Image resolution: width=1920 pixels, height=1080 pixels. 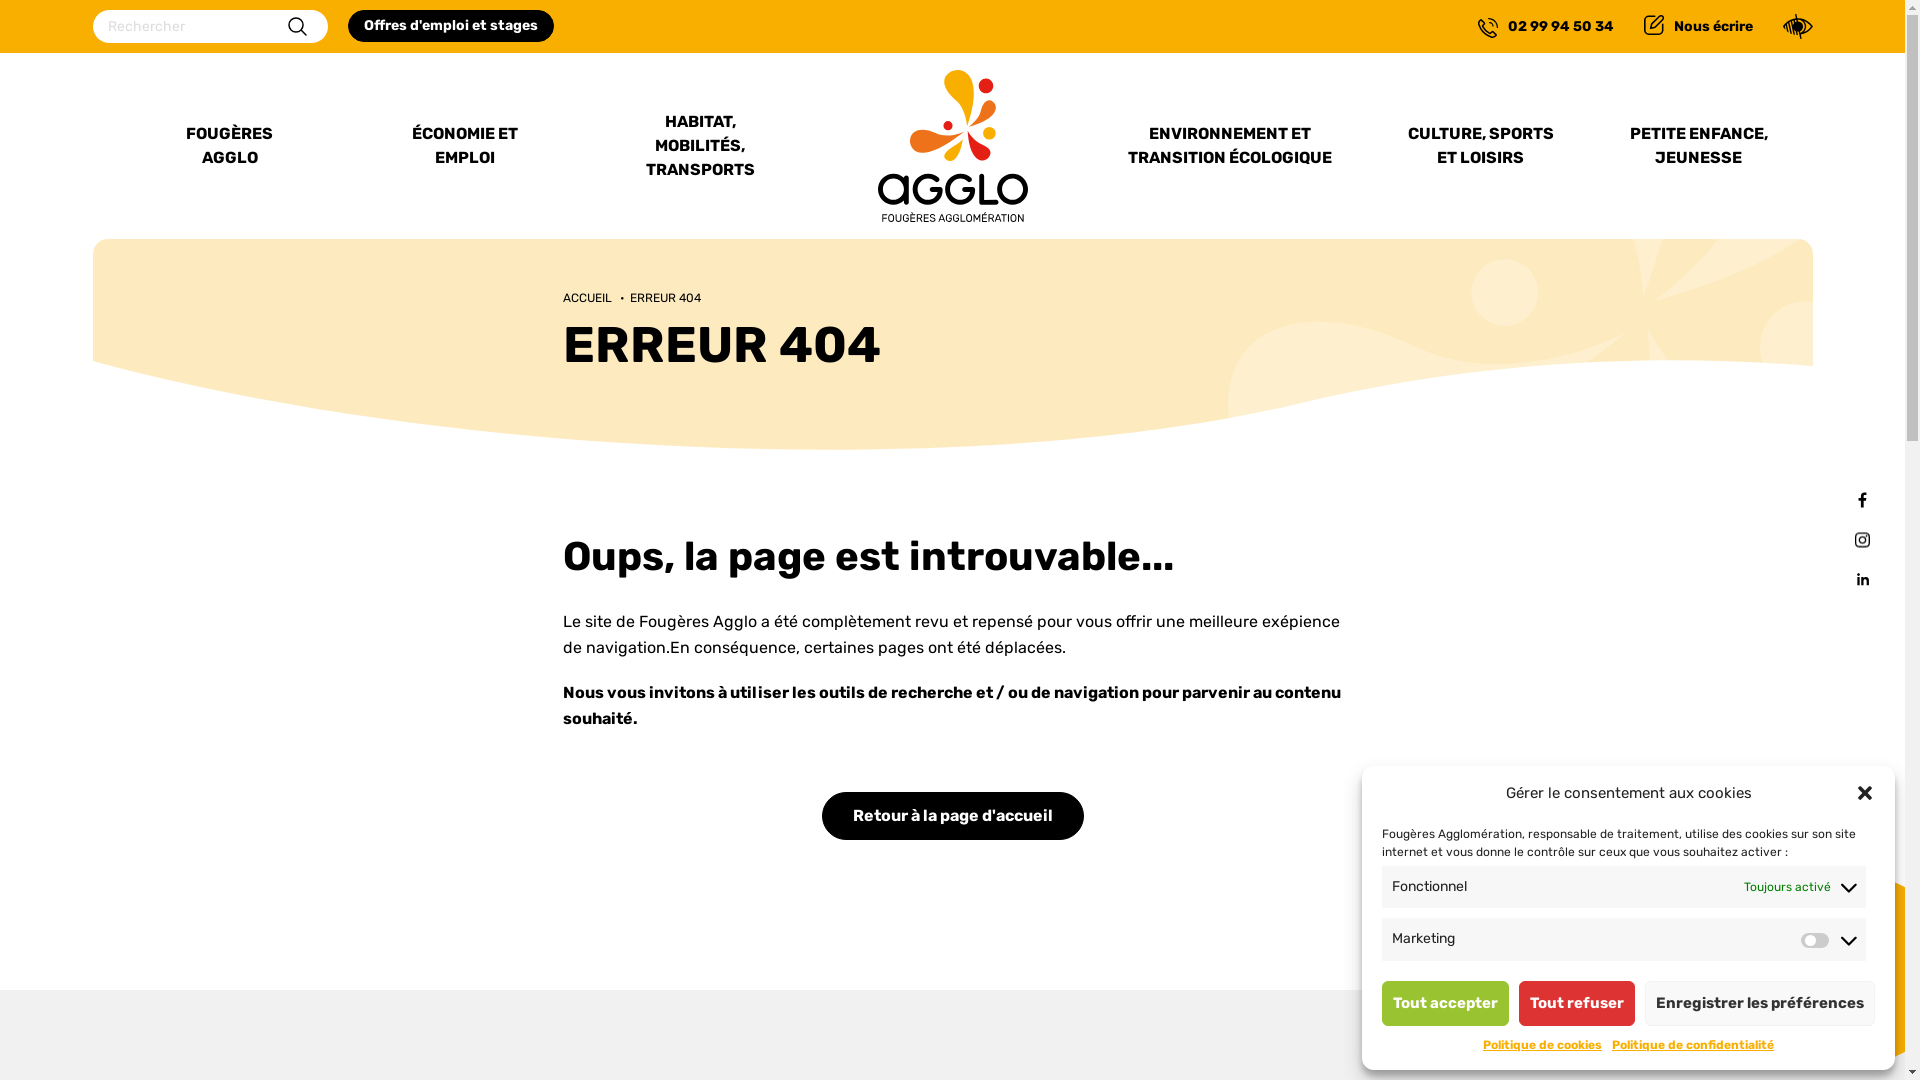 What do you see at coordinates (1445, 1003) in the screenshot?
I see `'Tout accepter'` at bounding box center [1445, 1003].